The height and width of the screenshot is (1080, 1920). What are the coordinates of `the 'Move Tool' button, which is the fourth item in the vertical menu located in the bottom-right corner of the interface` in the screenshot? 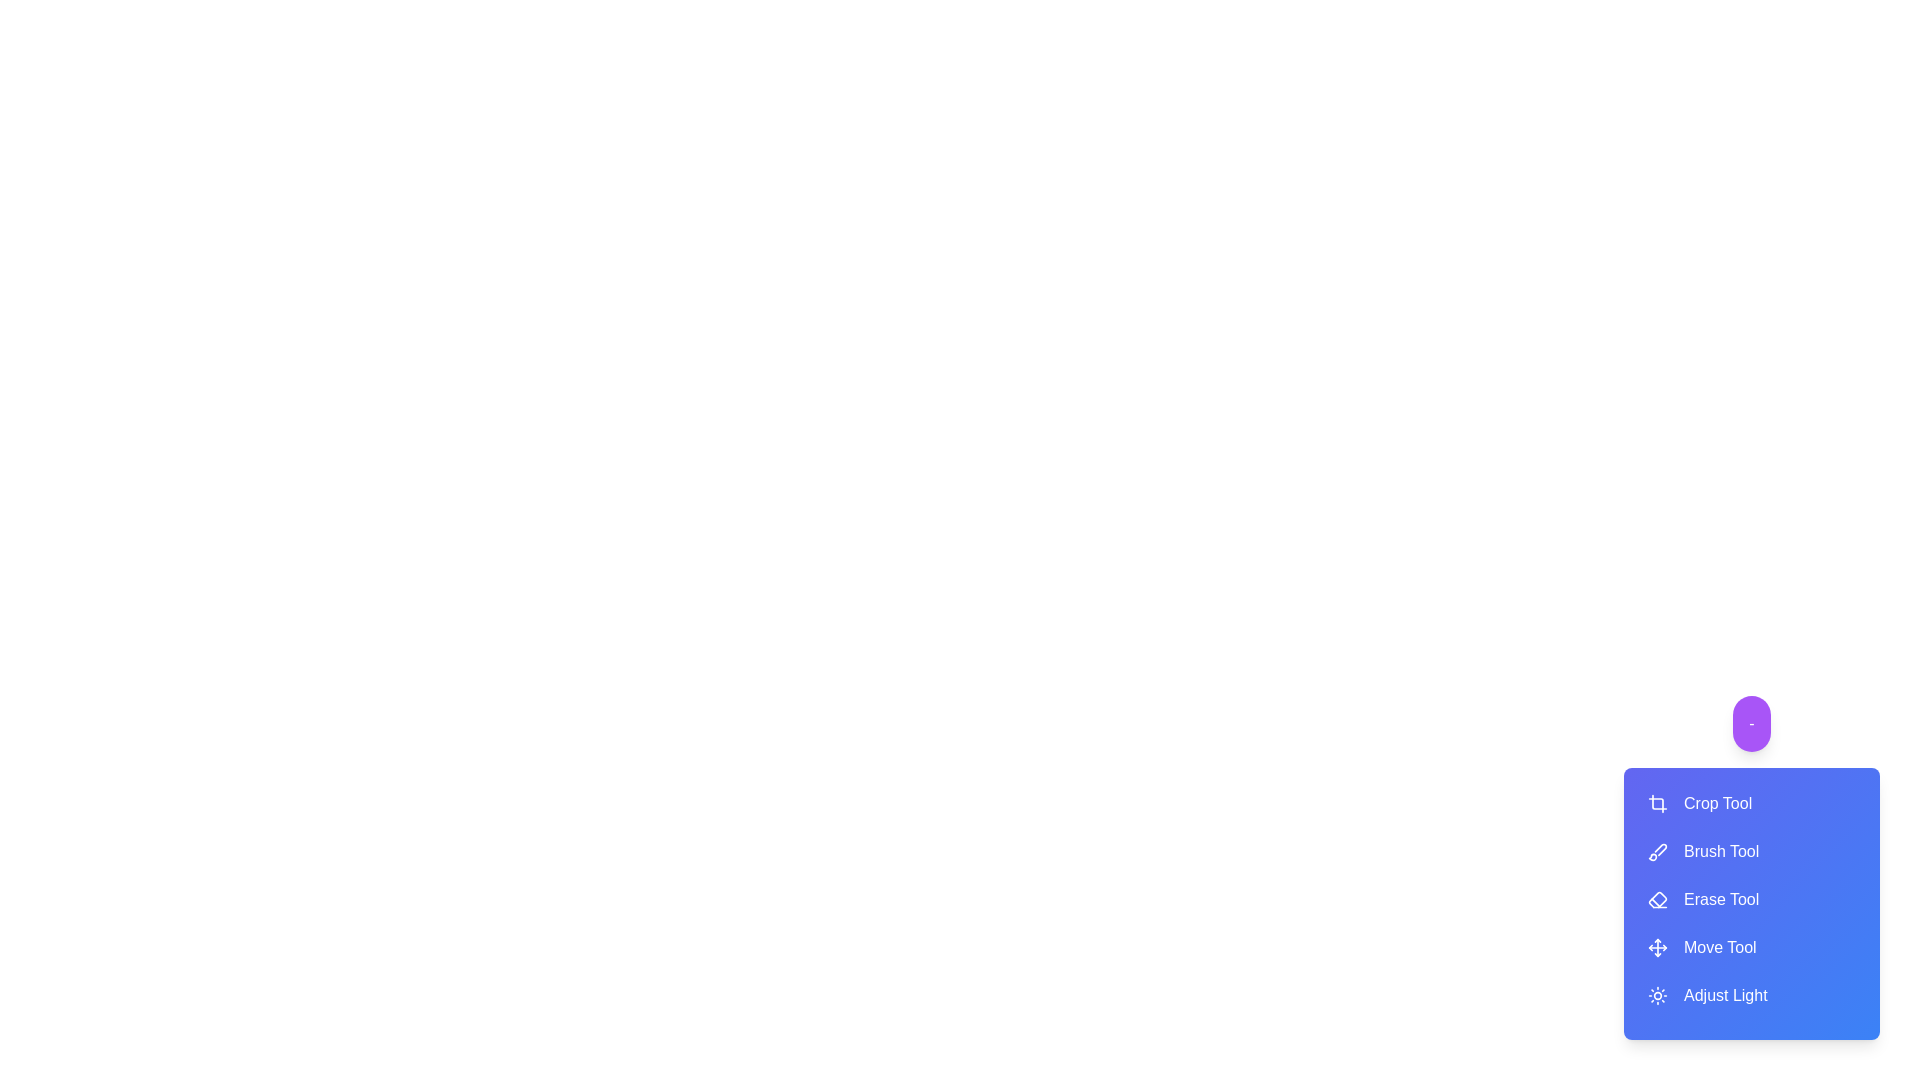 It's located at (1718, 947).